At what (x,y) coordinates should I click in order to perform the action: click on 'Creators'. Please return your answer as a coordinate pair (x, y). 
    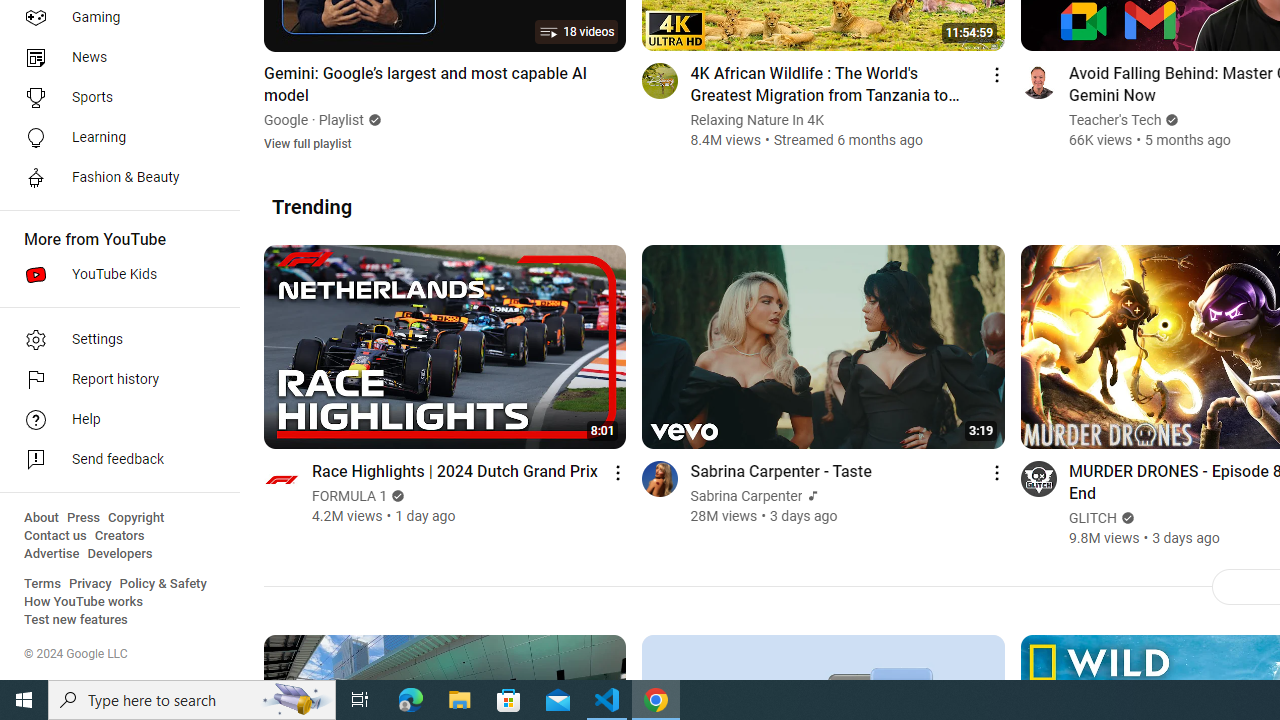
    Looking at the image, I should click on (118, 535).